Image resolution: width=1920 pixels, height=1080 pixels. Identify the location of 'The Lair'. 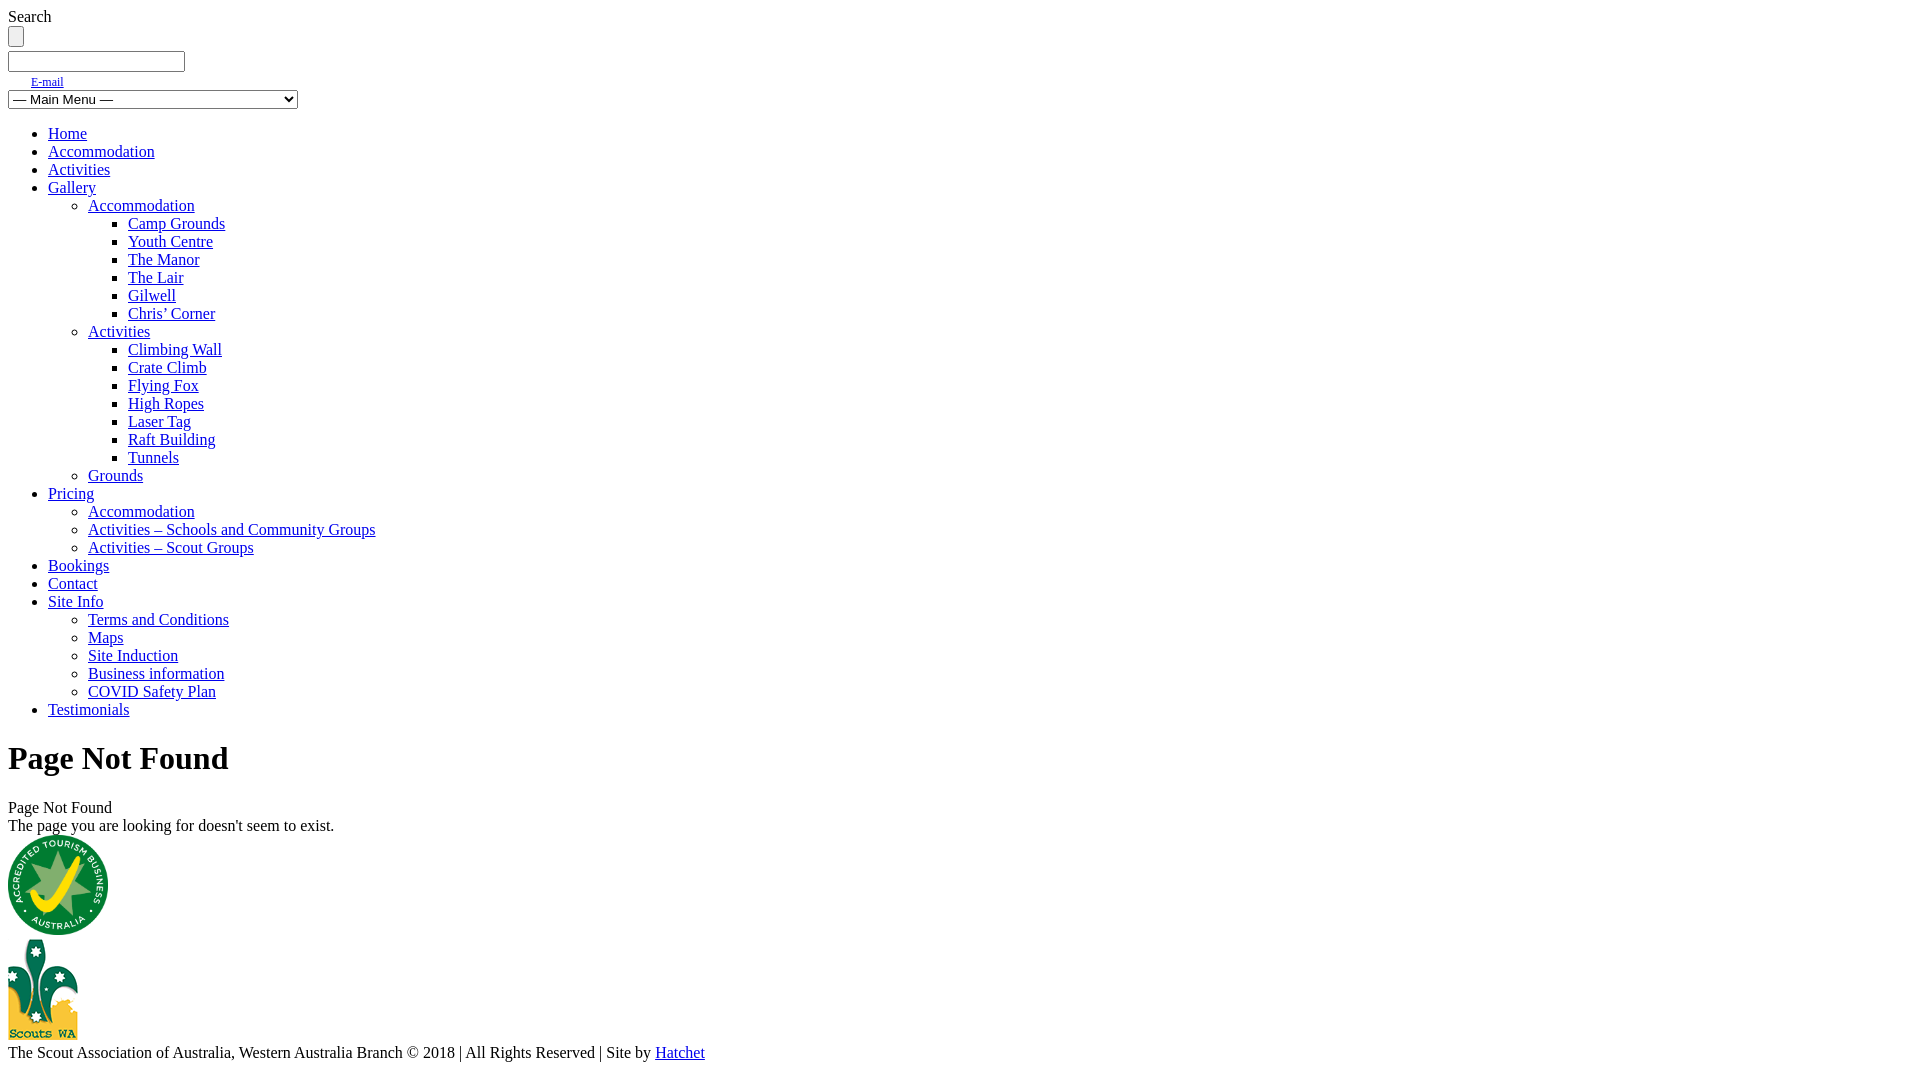
(127, 277).